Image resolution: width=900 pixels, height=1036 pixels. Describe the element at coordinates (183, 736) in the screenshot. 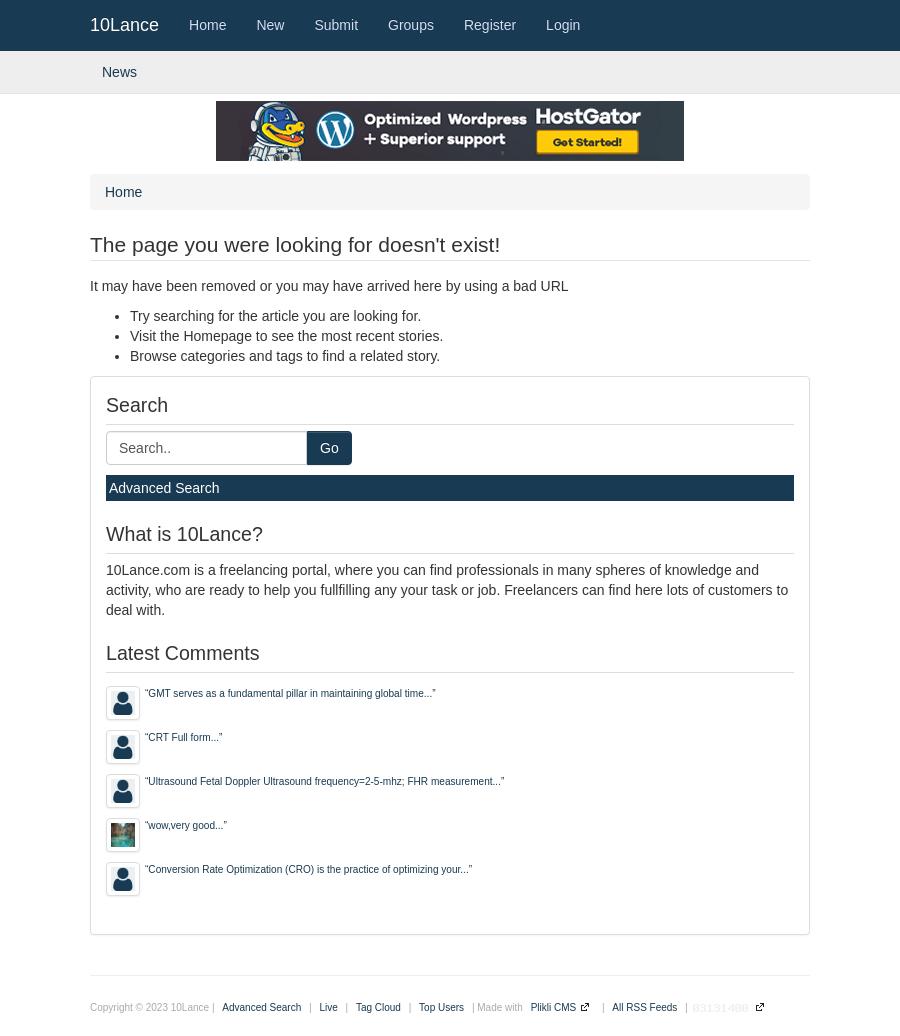

I see `'CRT Full form...'` at that location.